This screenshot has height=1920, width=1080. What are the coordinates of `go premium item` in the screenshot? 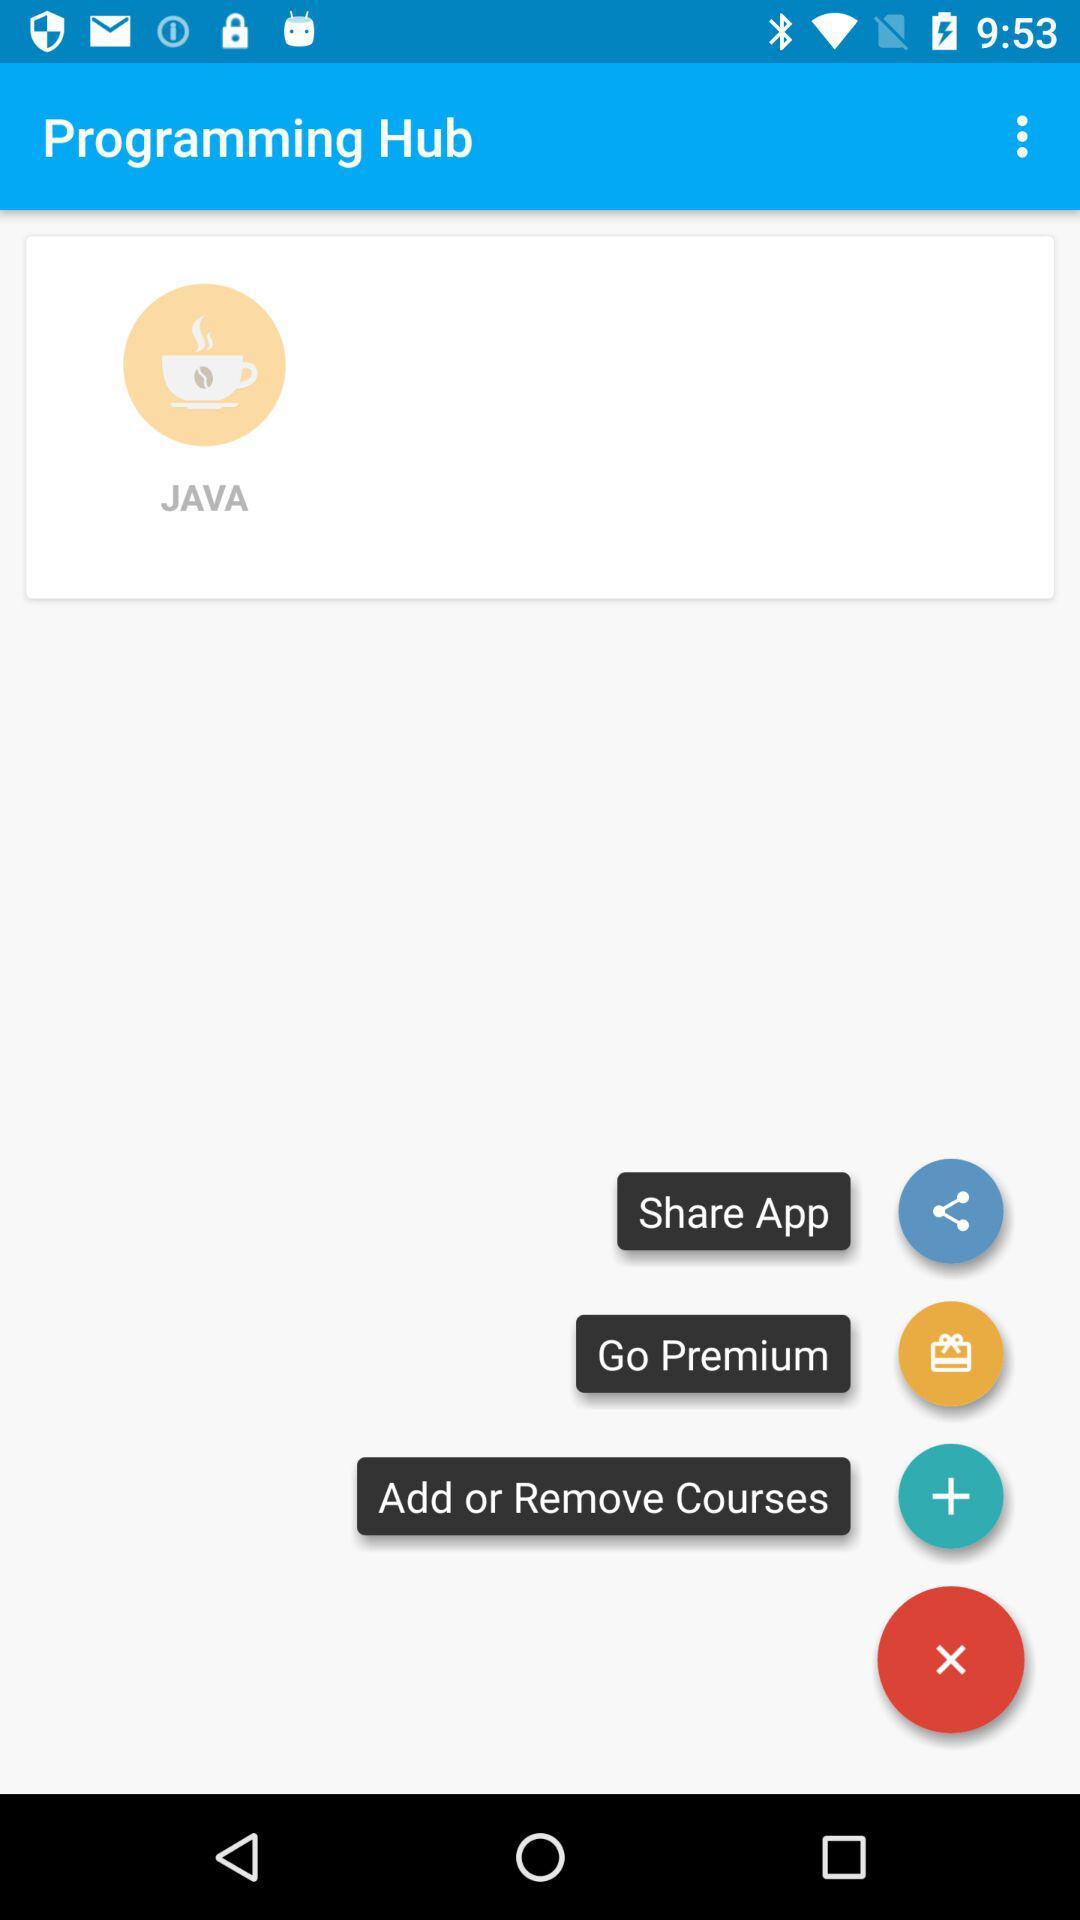 It's located at (712, 1353).